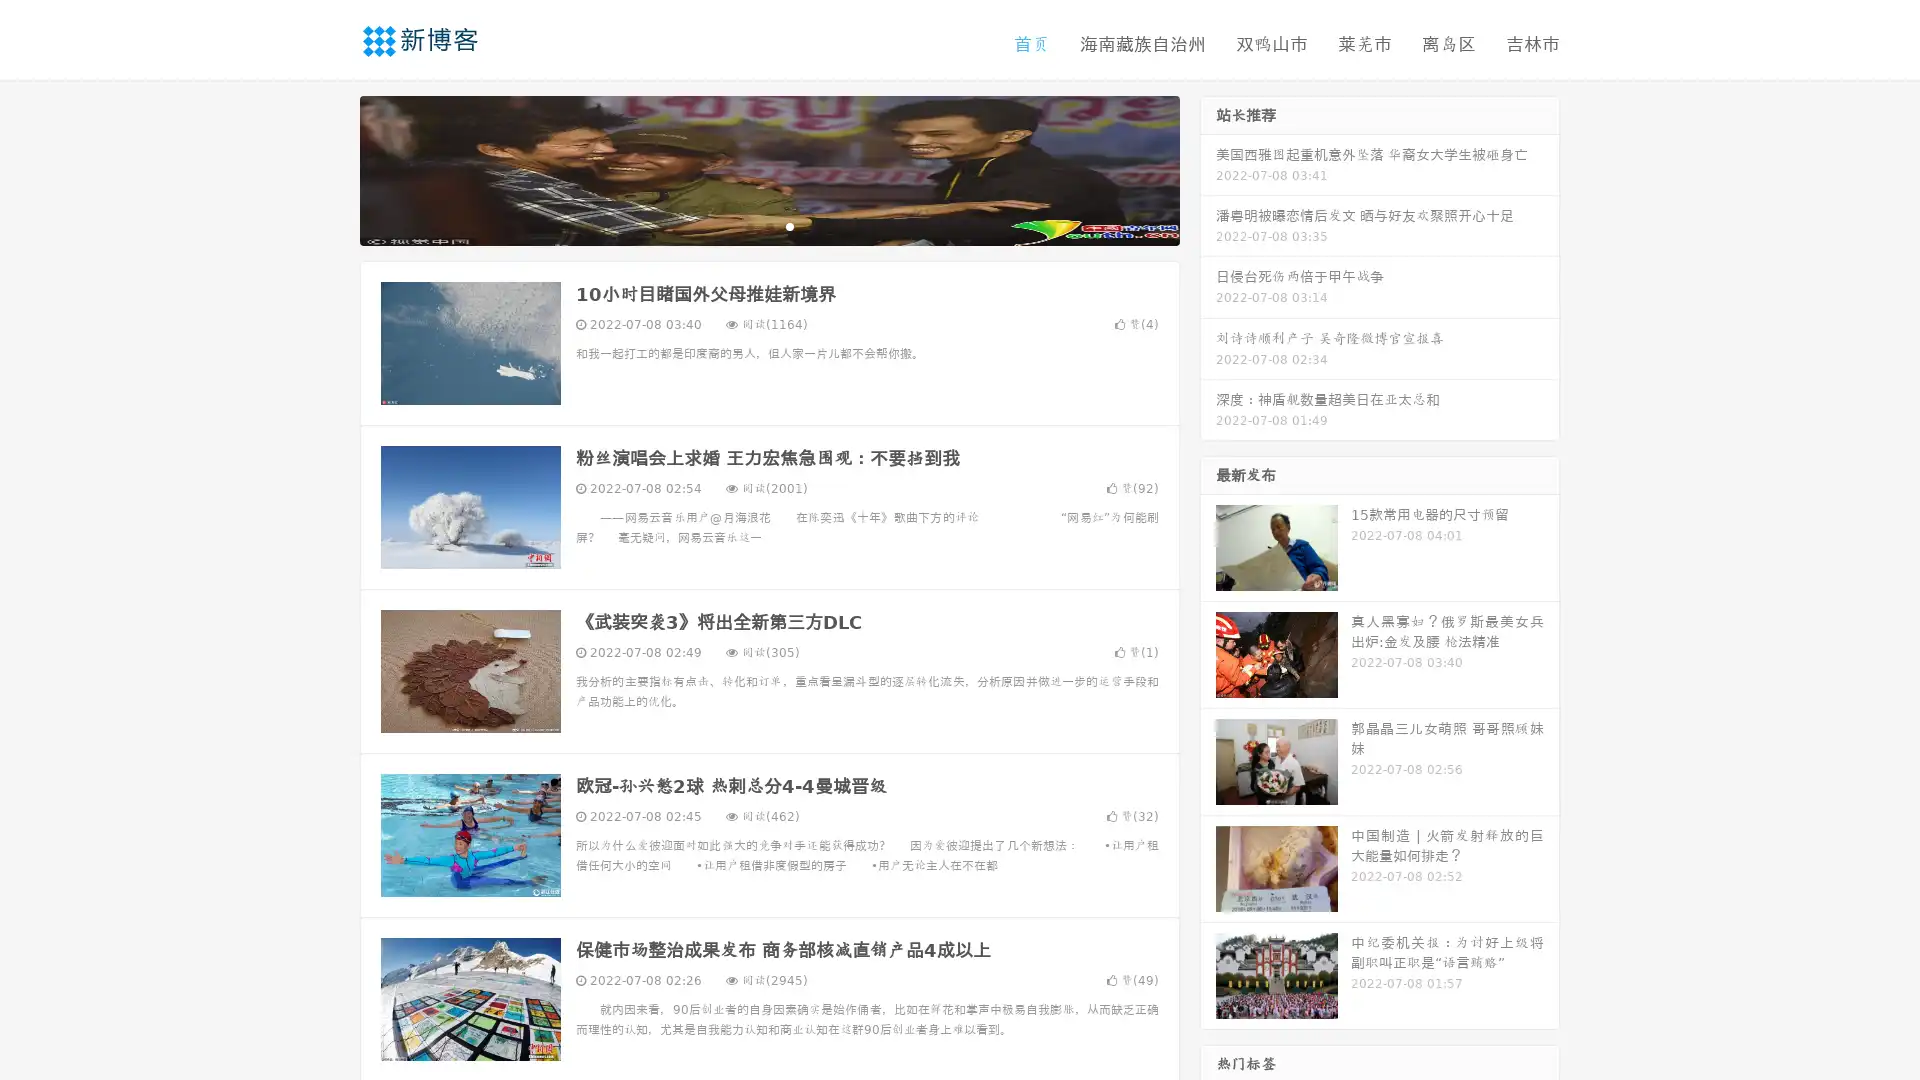  I want to click on Next slide, so click(1208, 168).